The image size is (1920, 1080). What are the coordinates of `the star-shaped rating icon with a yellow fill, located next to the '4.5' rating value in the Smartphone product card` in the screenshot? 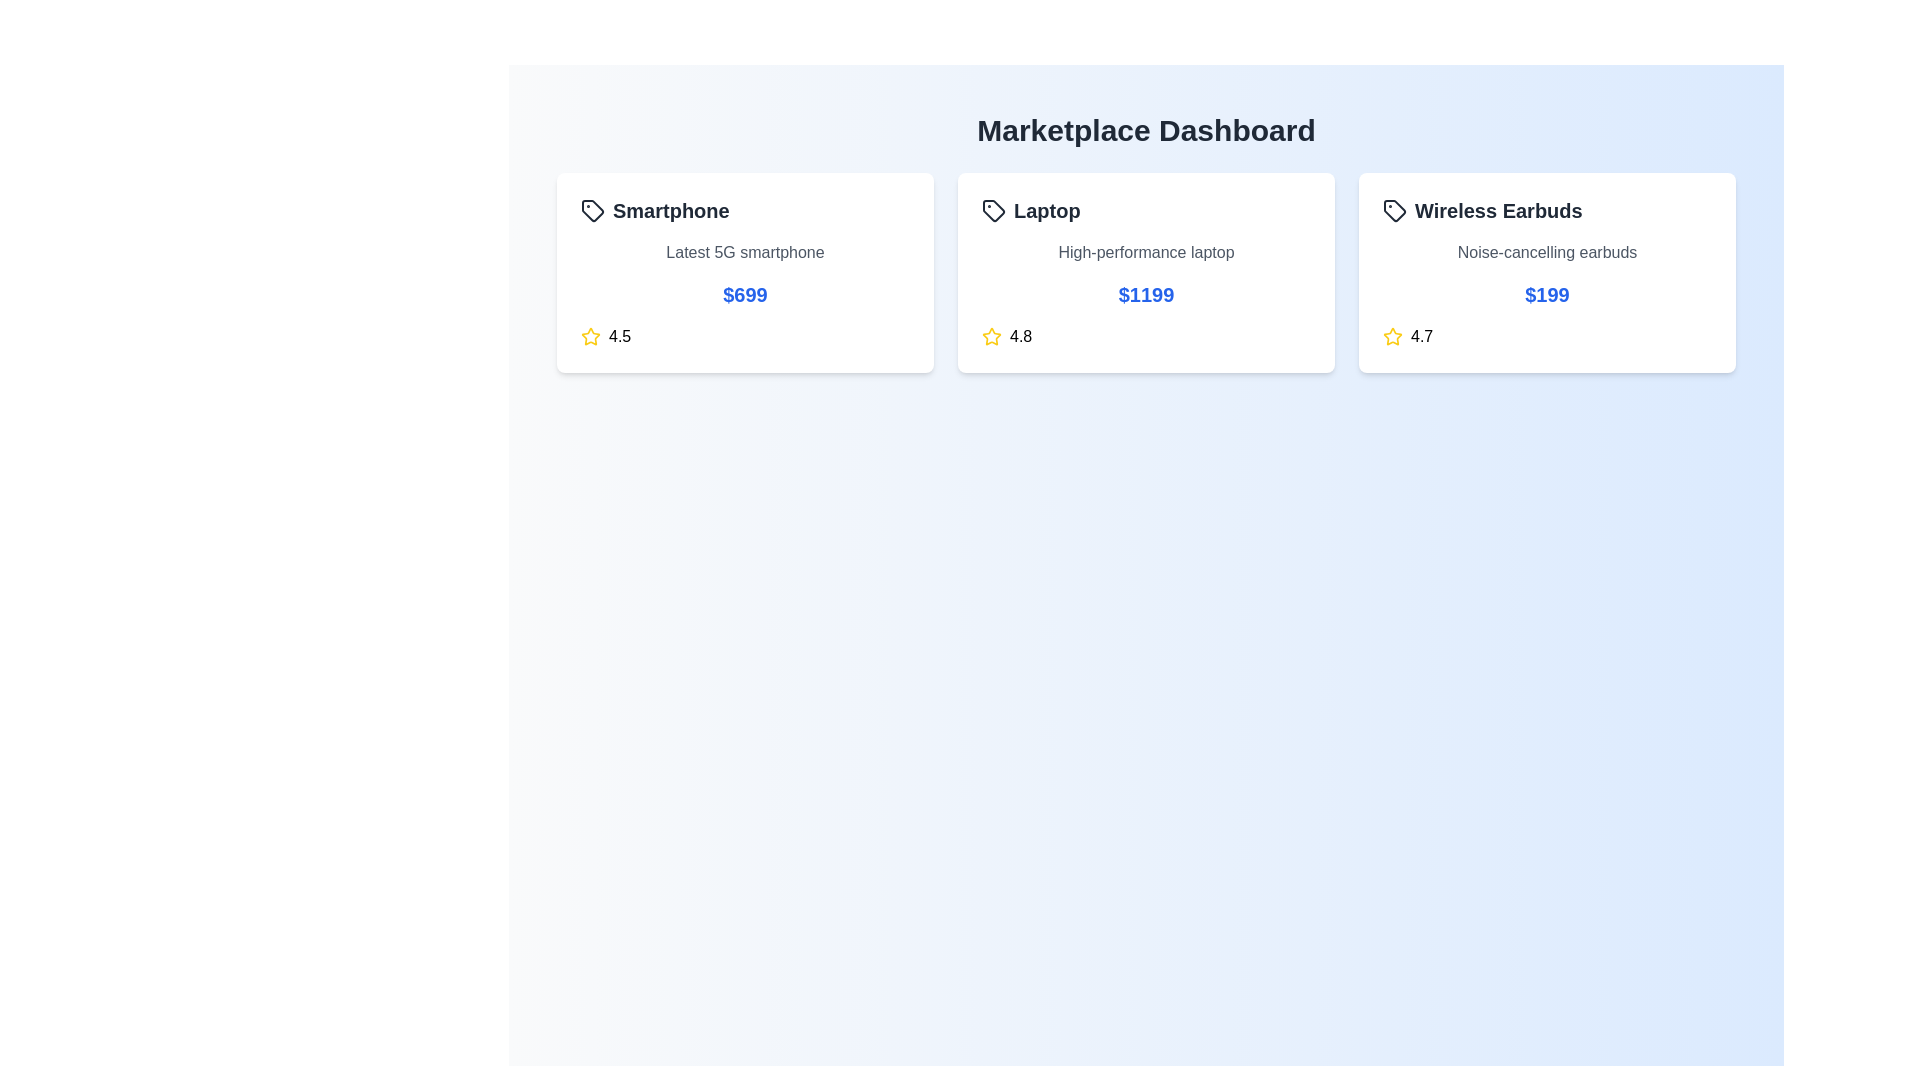 It's located at (589, 335).